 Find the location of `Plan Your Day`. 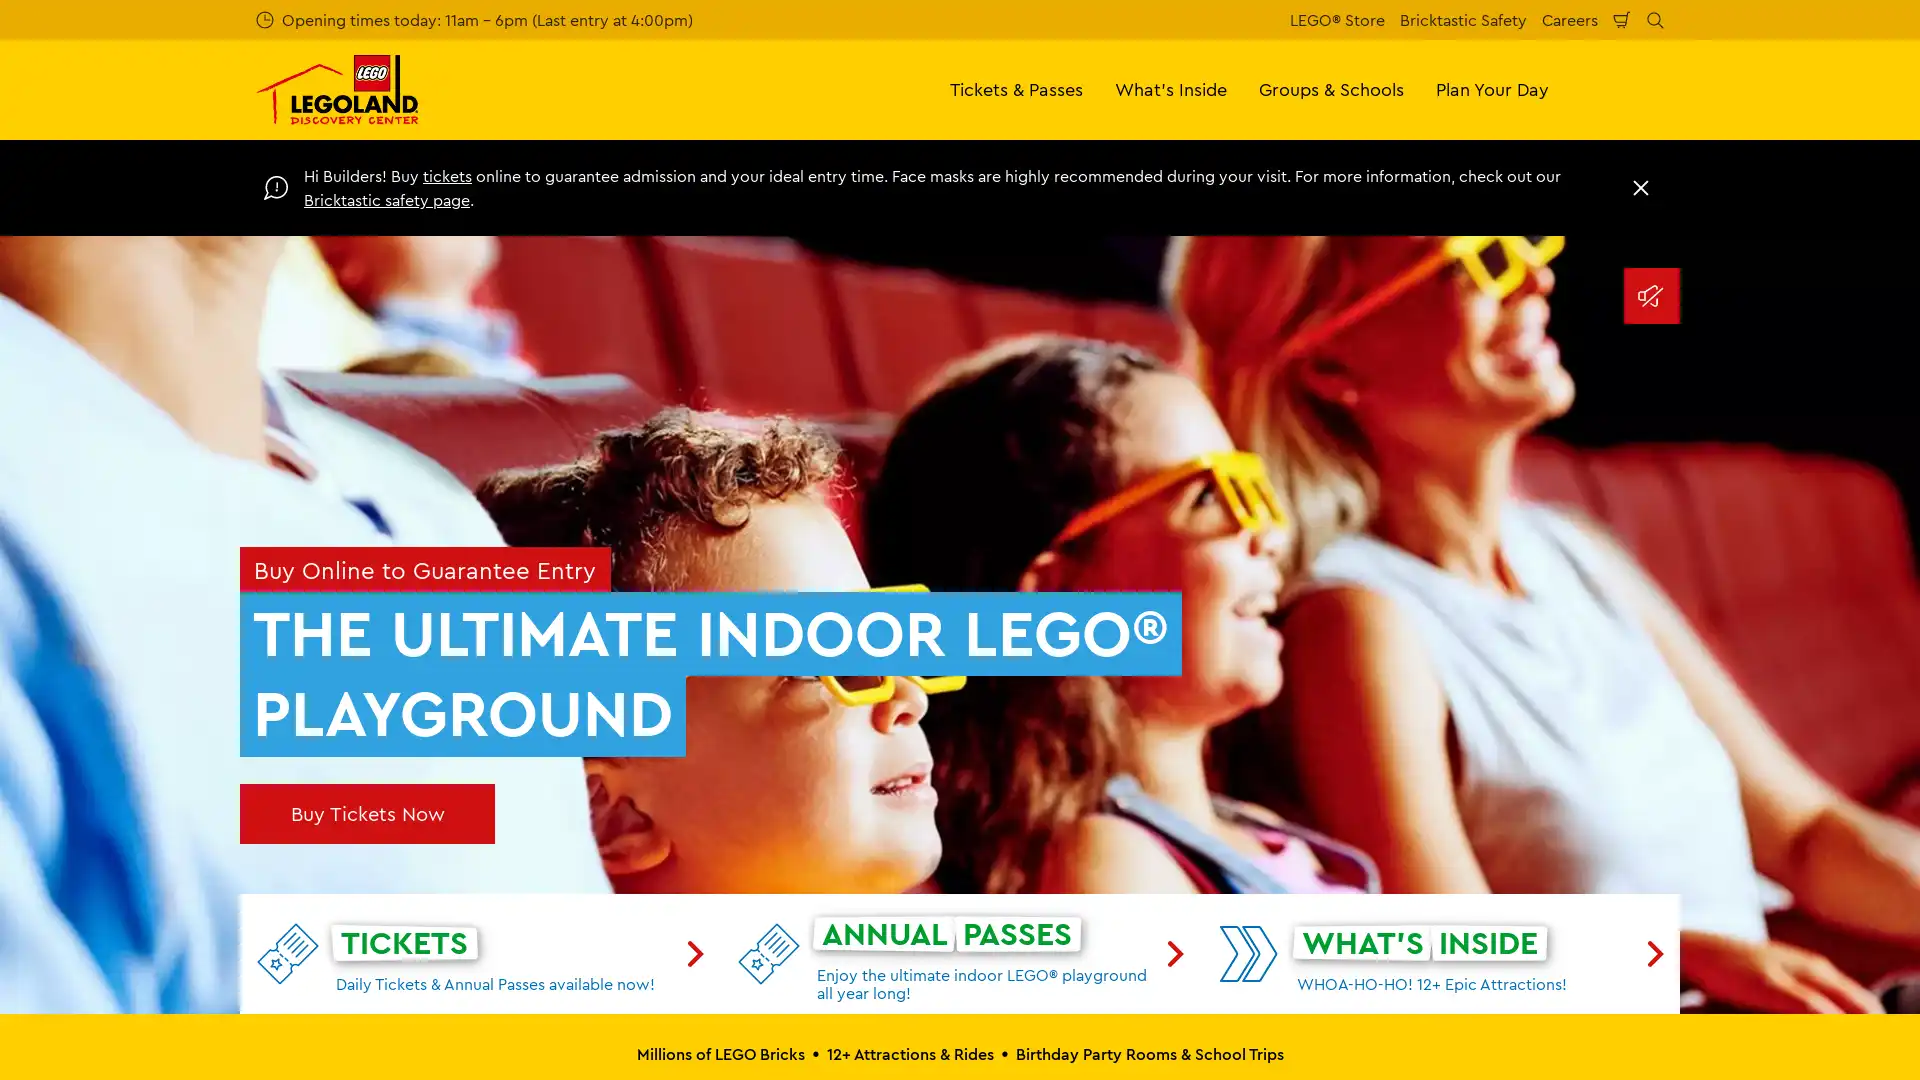

Plan Your Day is located at coordinates (1492, 88).